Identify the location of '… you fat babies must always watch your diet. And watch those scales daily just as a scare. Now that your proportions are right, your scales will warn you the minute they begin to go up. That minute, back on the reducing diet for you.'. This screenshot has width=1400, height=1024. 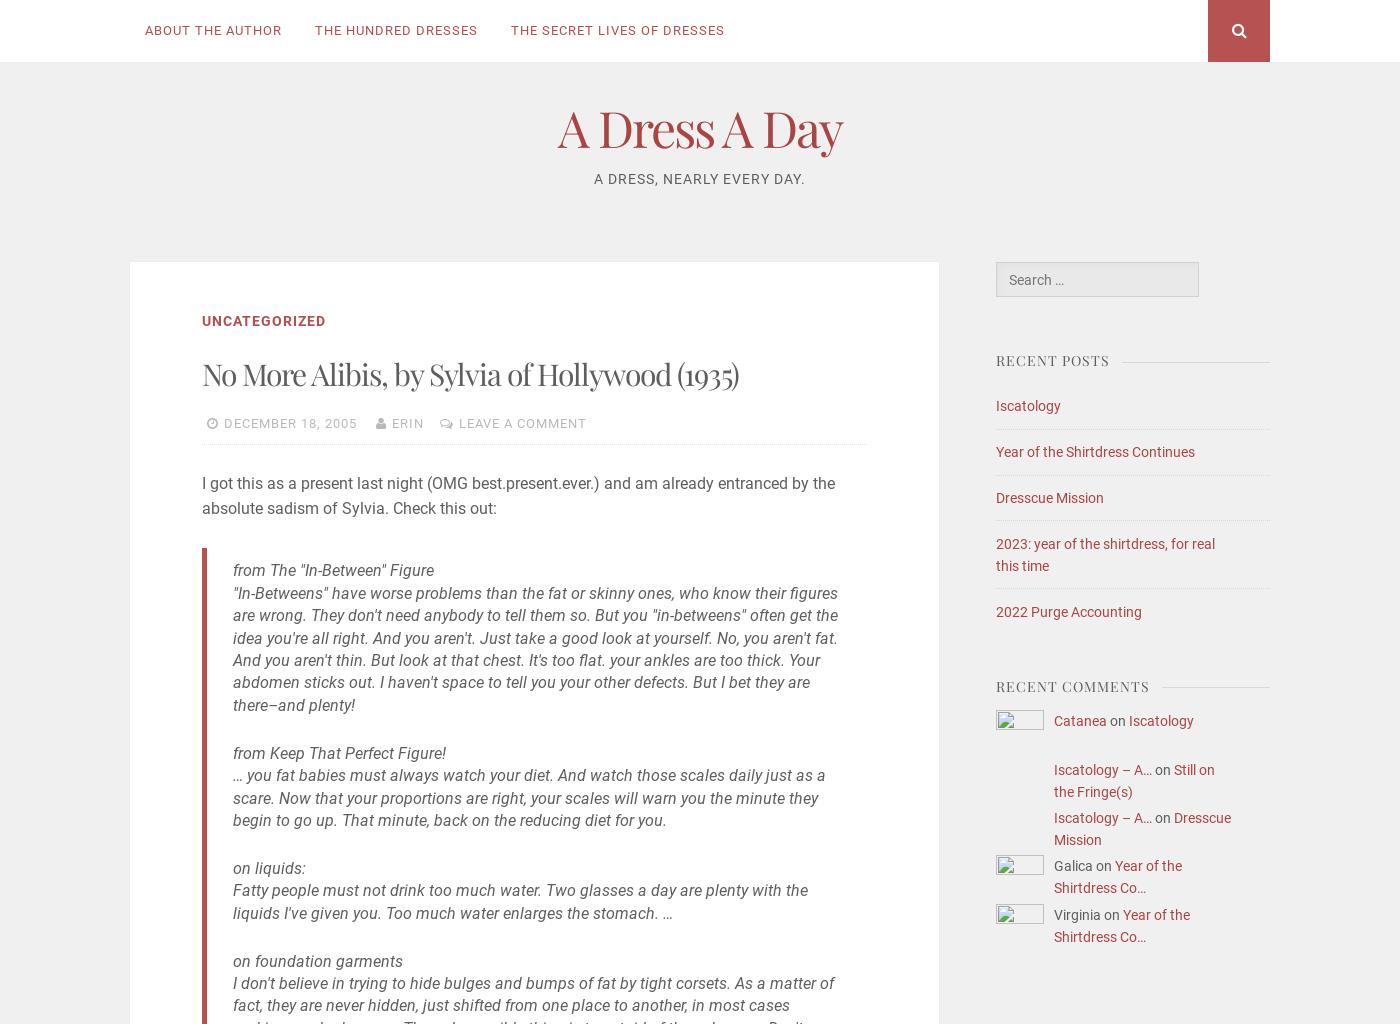
(528, 797).